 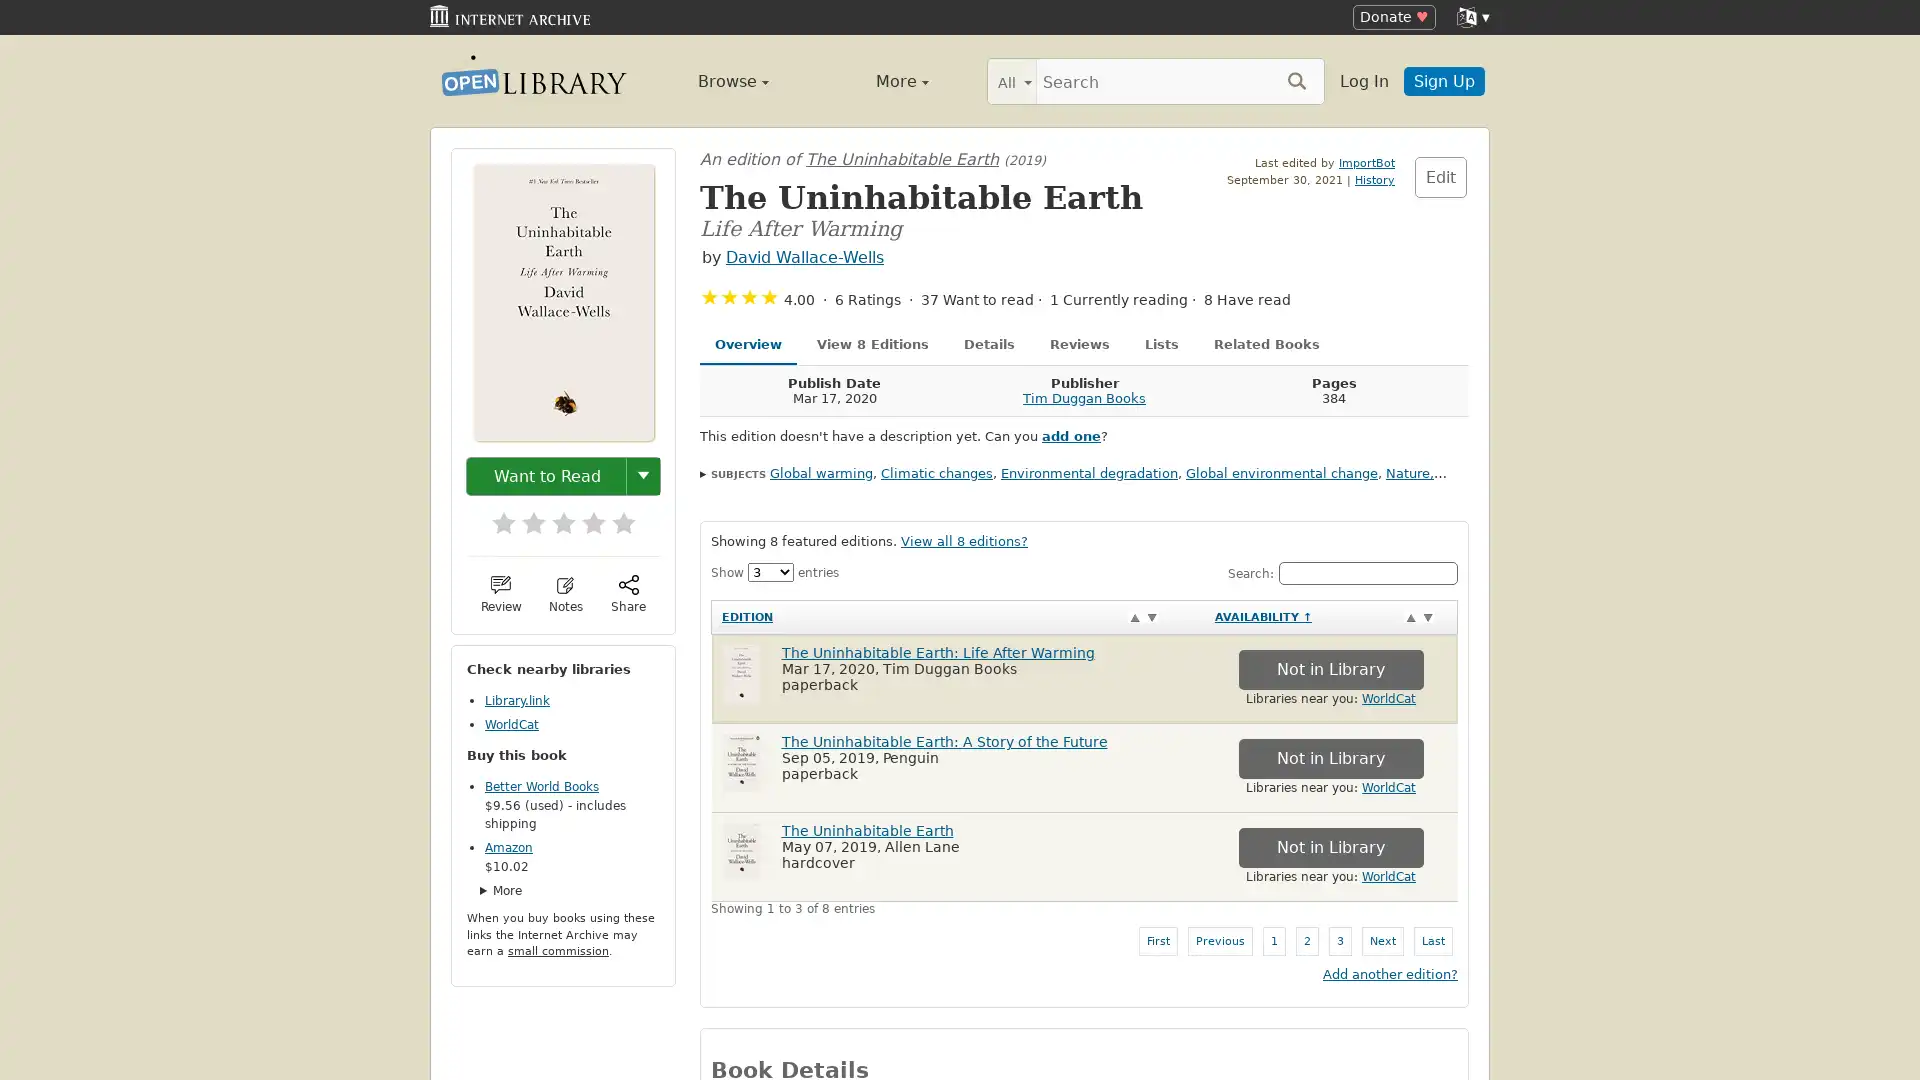 I want to click on 4, so click(x=583, y=515).